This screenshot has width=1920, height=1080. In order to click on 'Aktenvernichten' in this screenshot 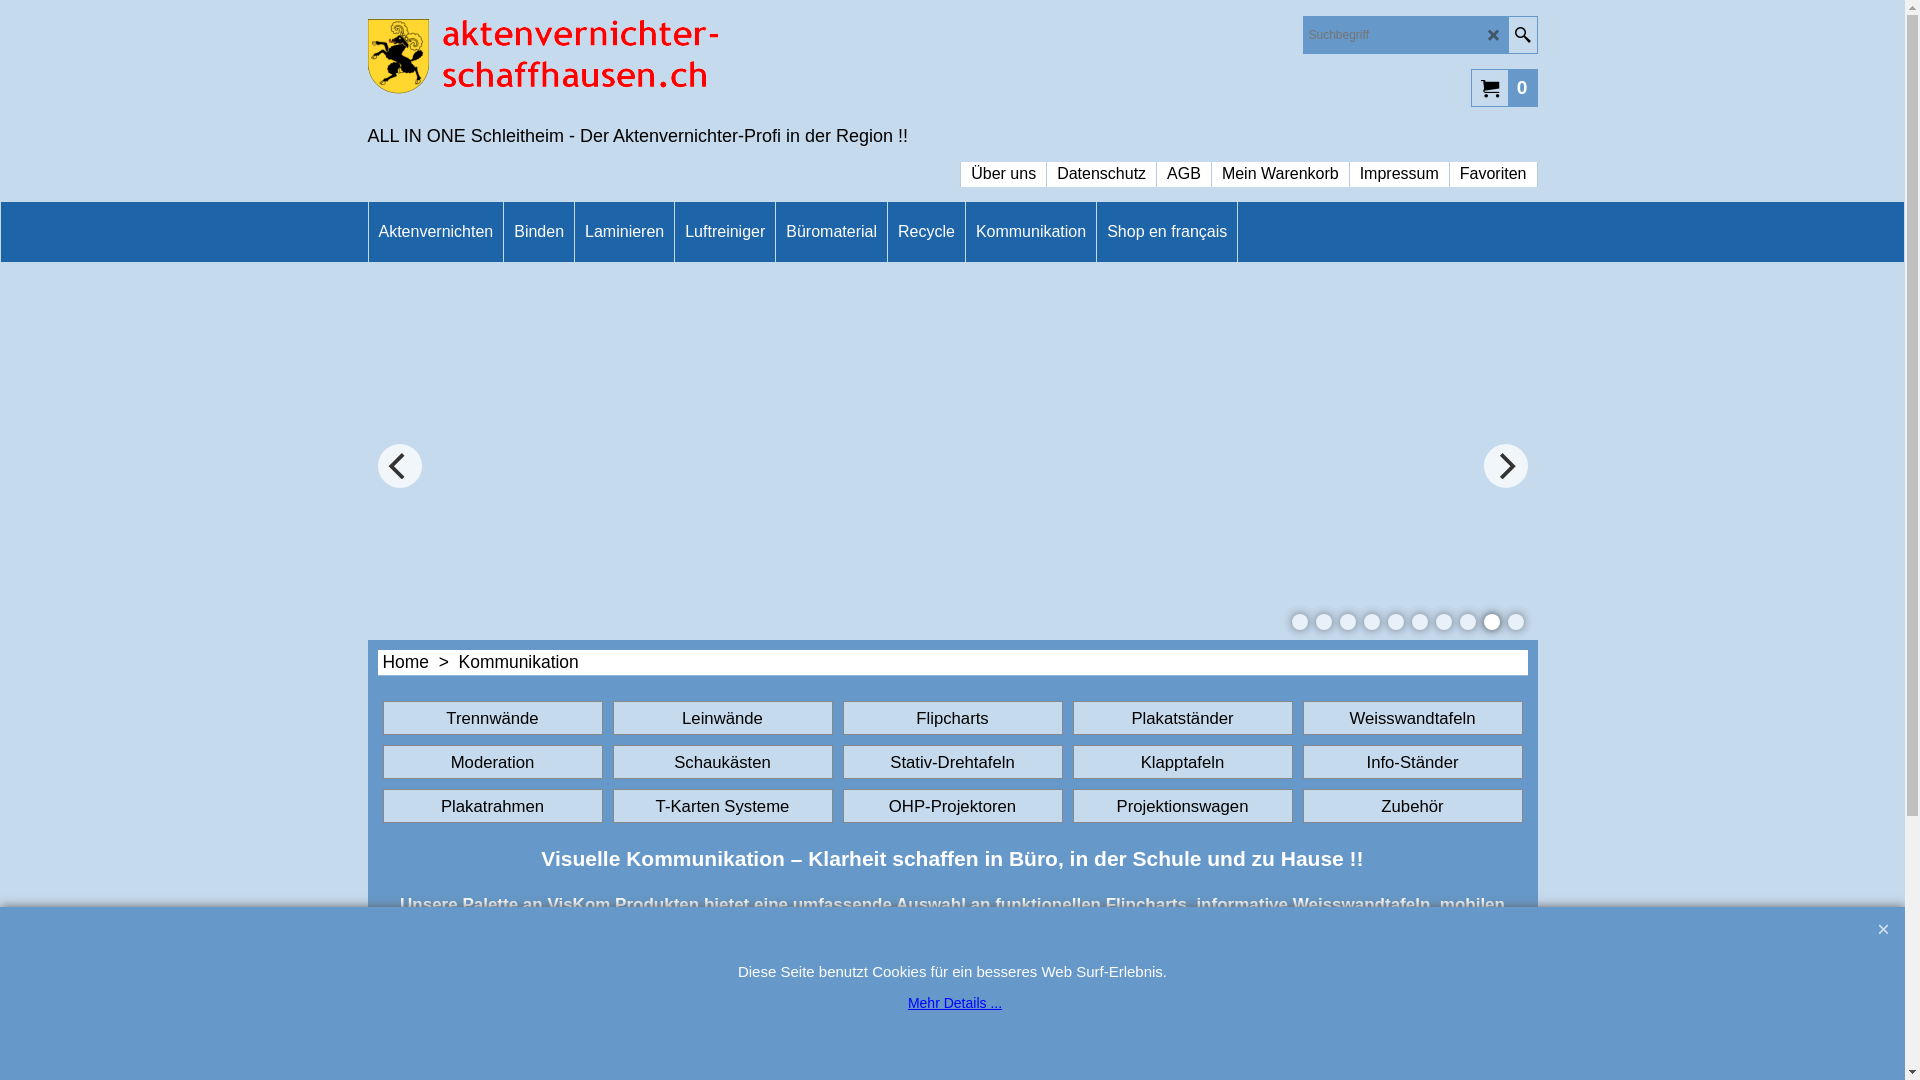, I will do `click(368, 230)`.